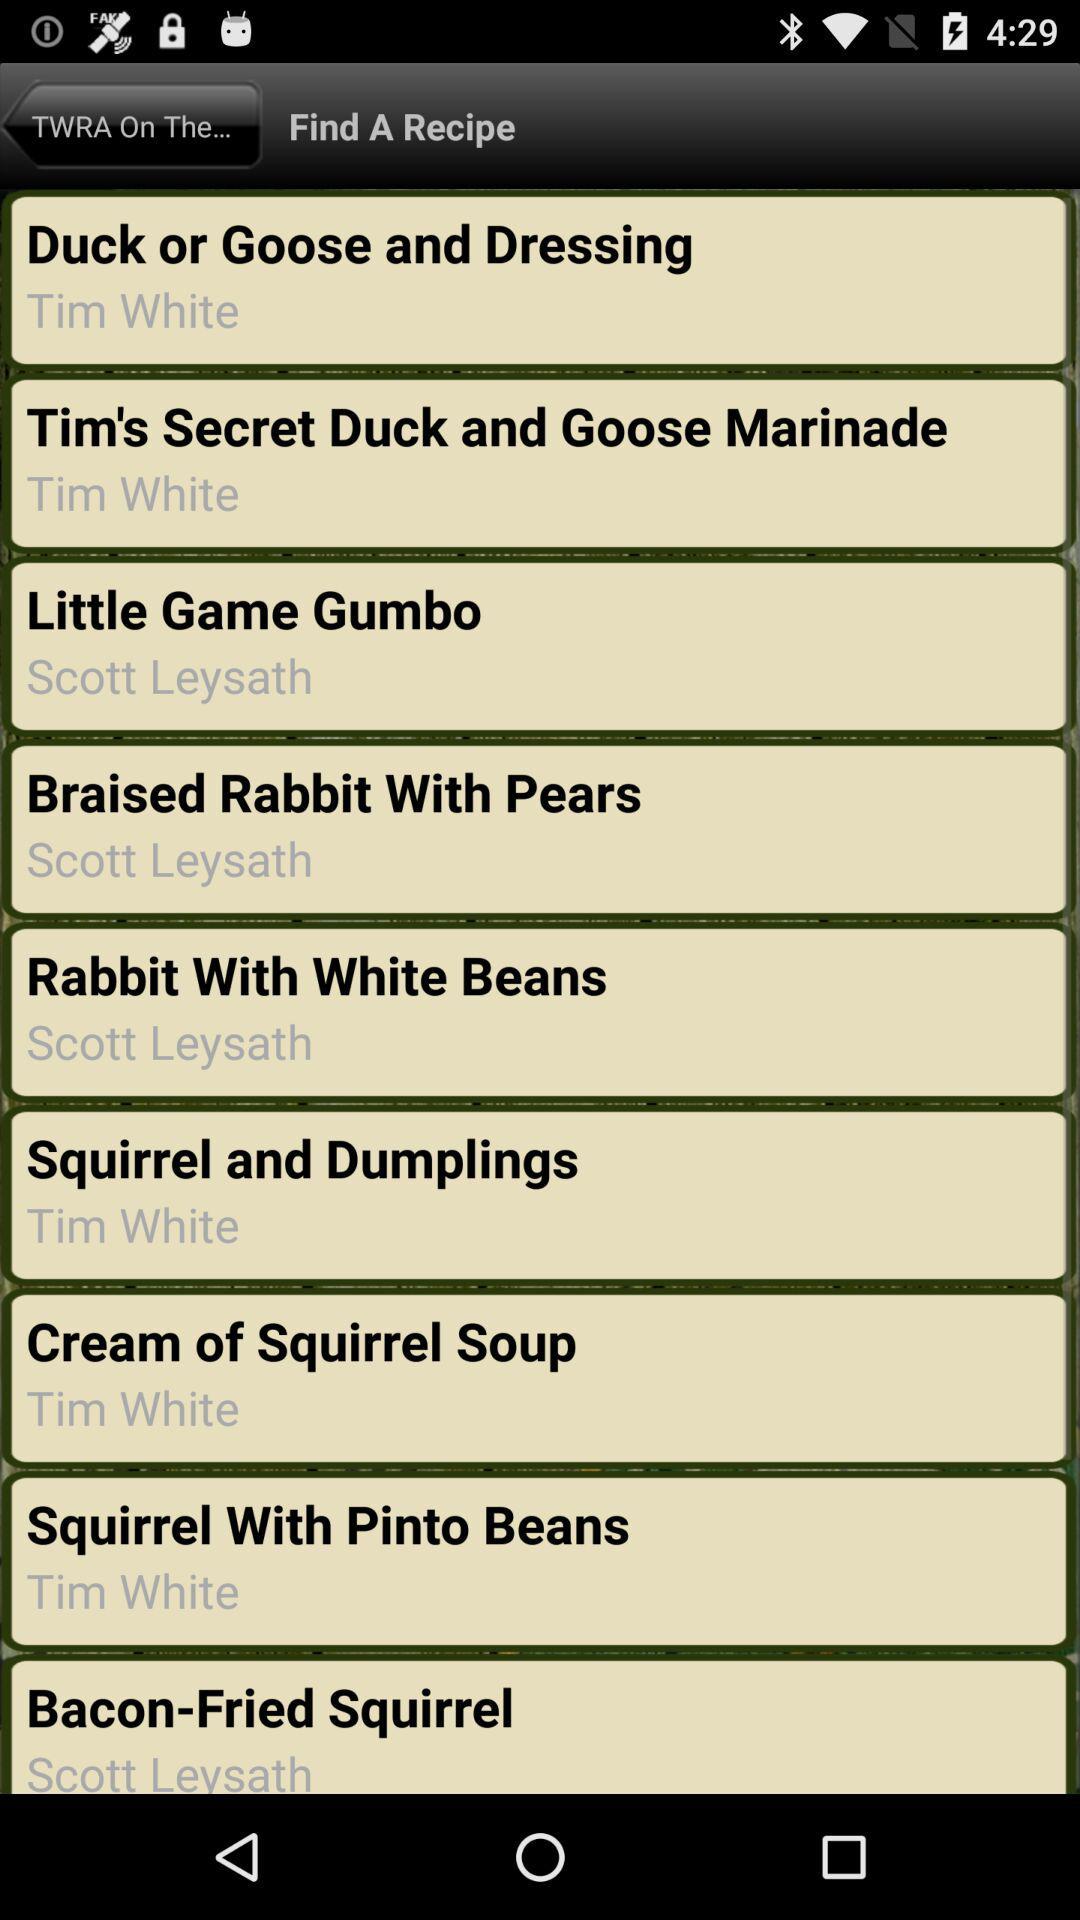 Image resolution: width=1080 pixels, height=1920 pixels. I want to click on the little game gumbo  item, so click(259, 607).